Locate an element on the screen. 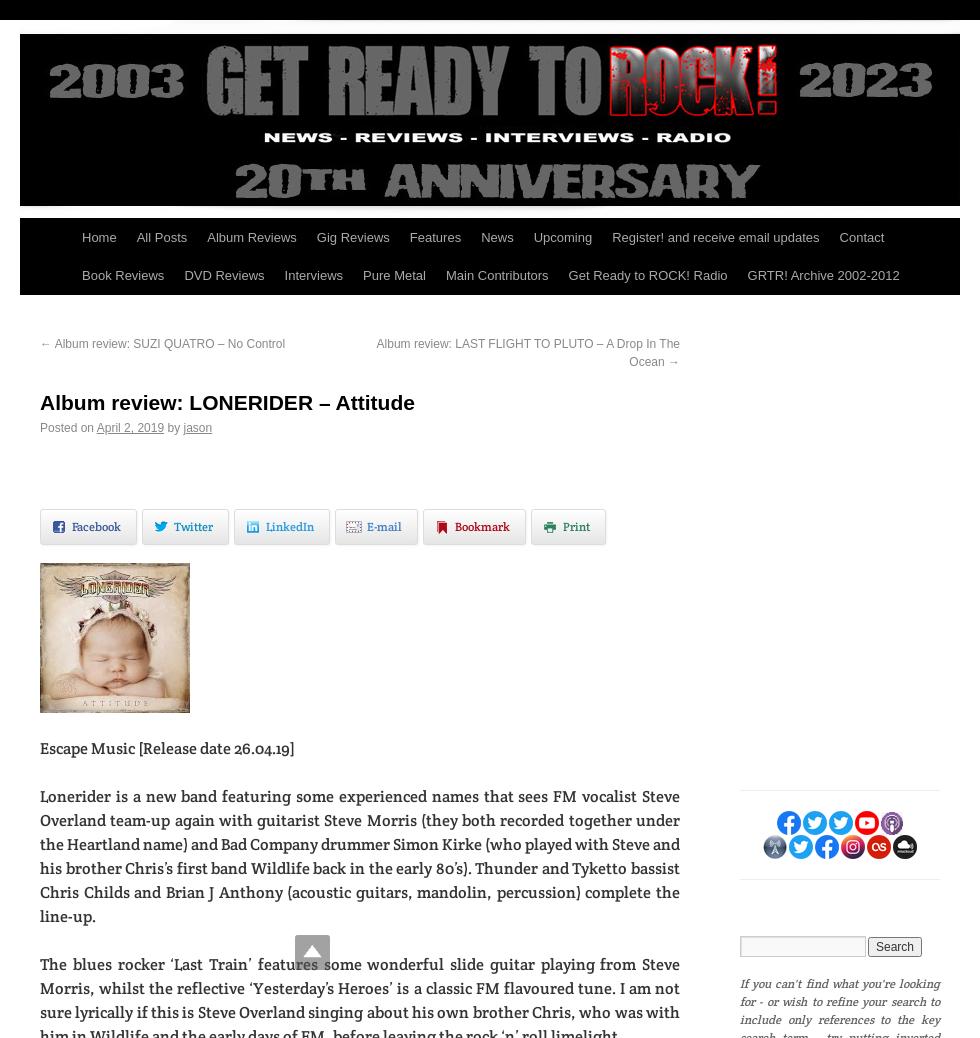 The image size is (980, 1038). 'Twitter' is located at coordinates (193, 525).